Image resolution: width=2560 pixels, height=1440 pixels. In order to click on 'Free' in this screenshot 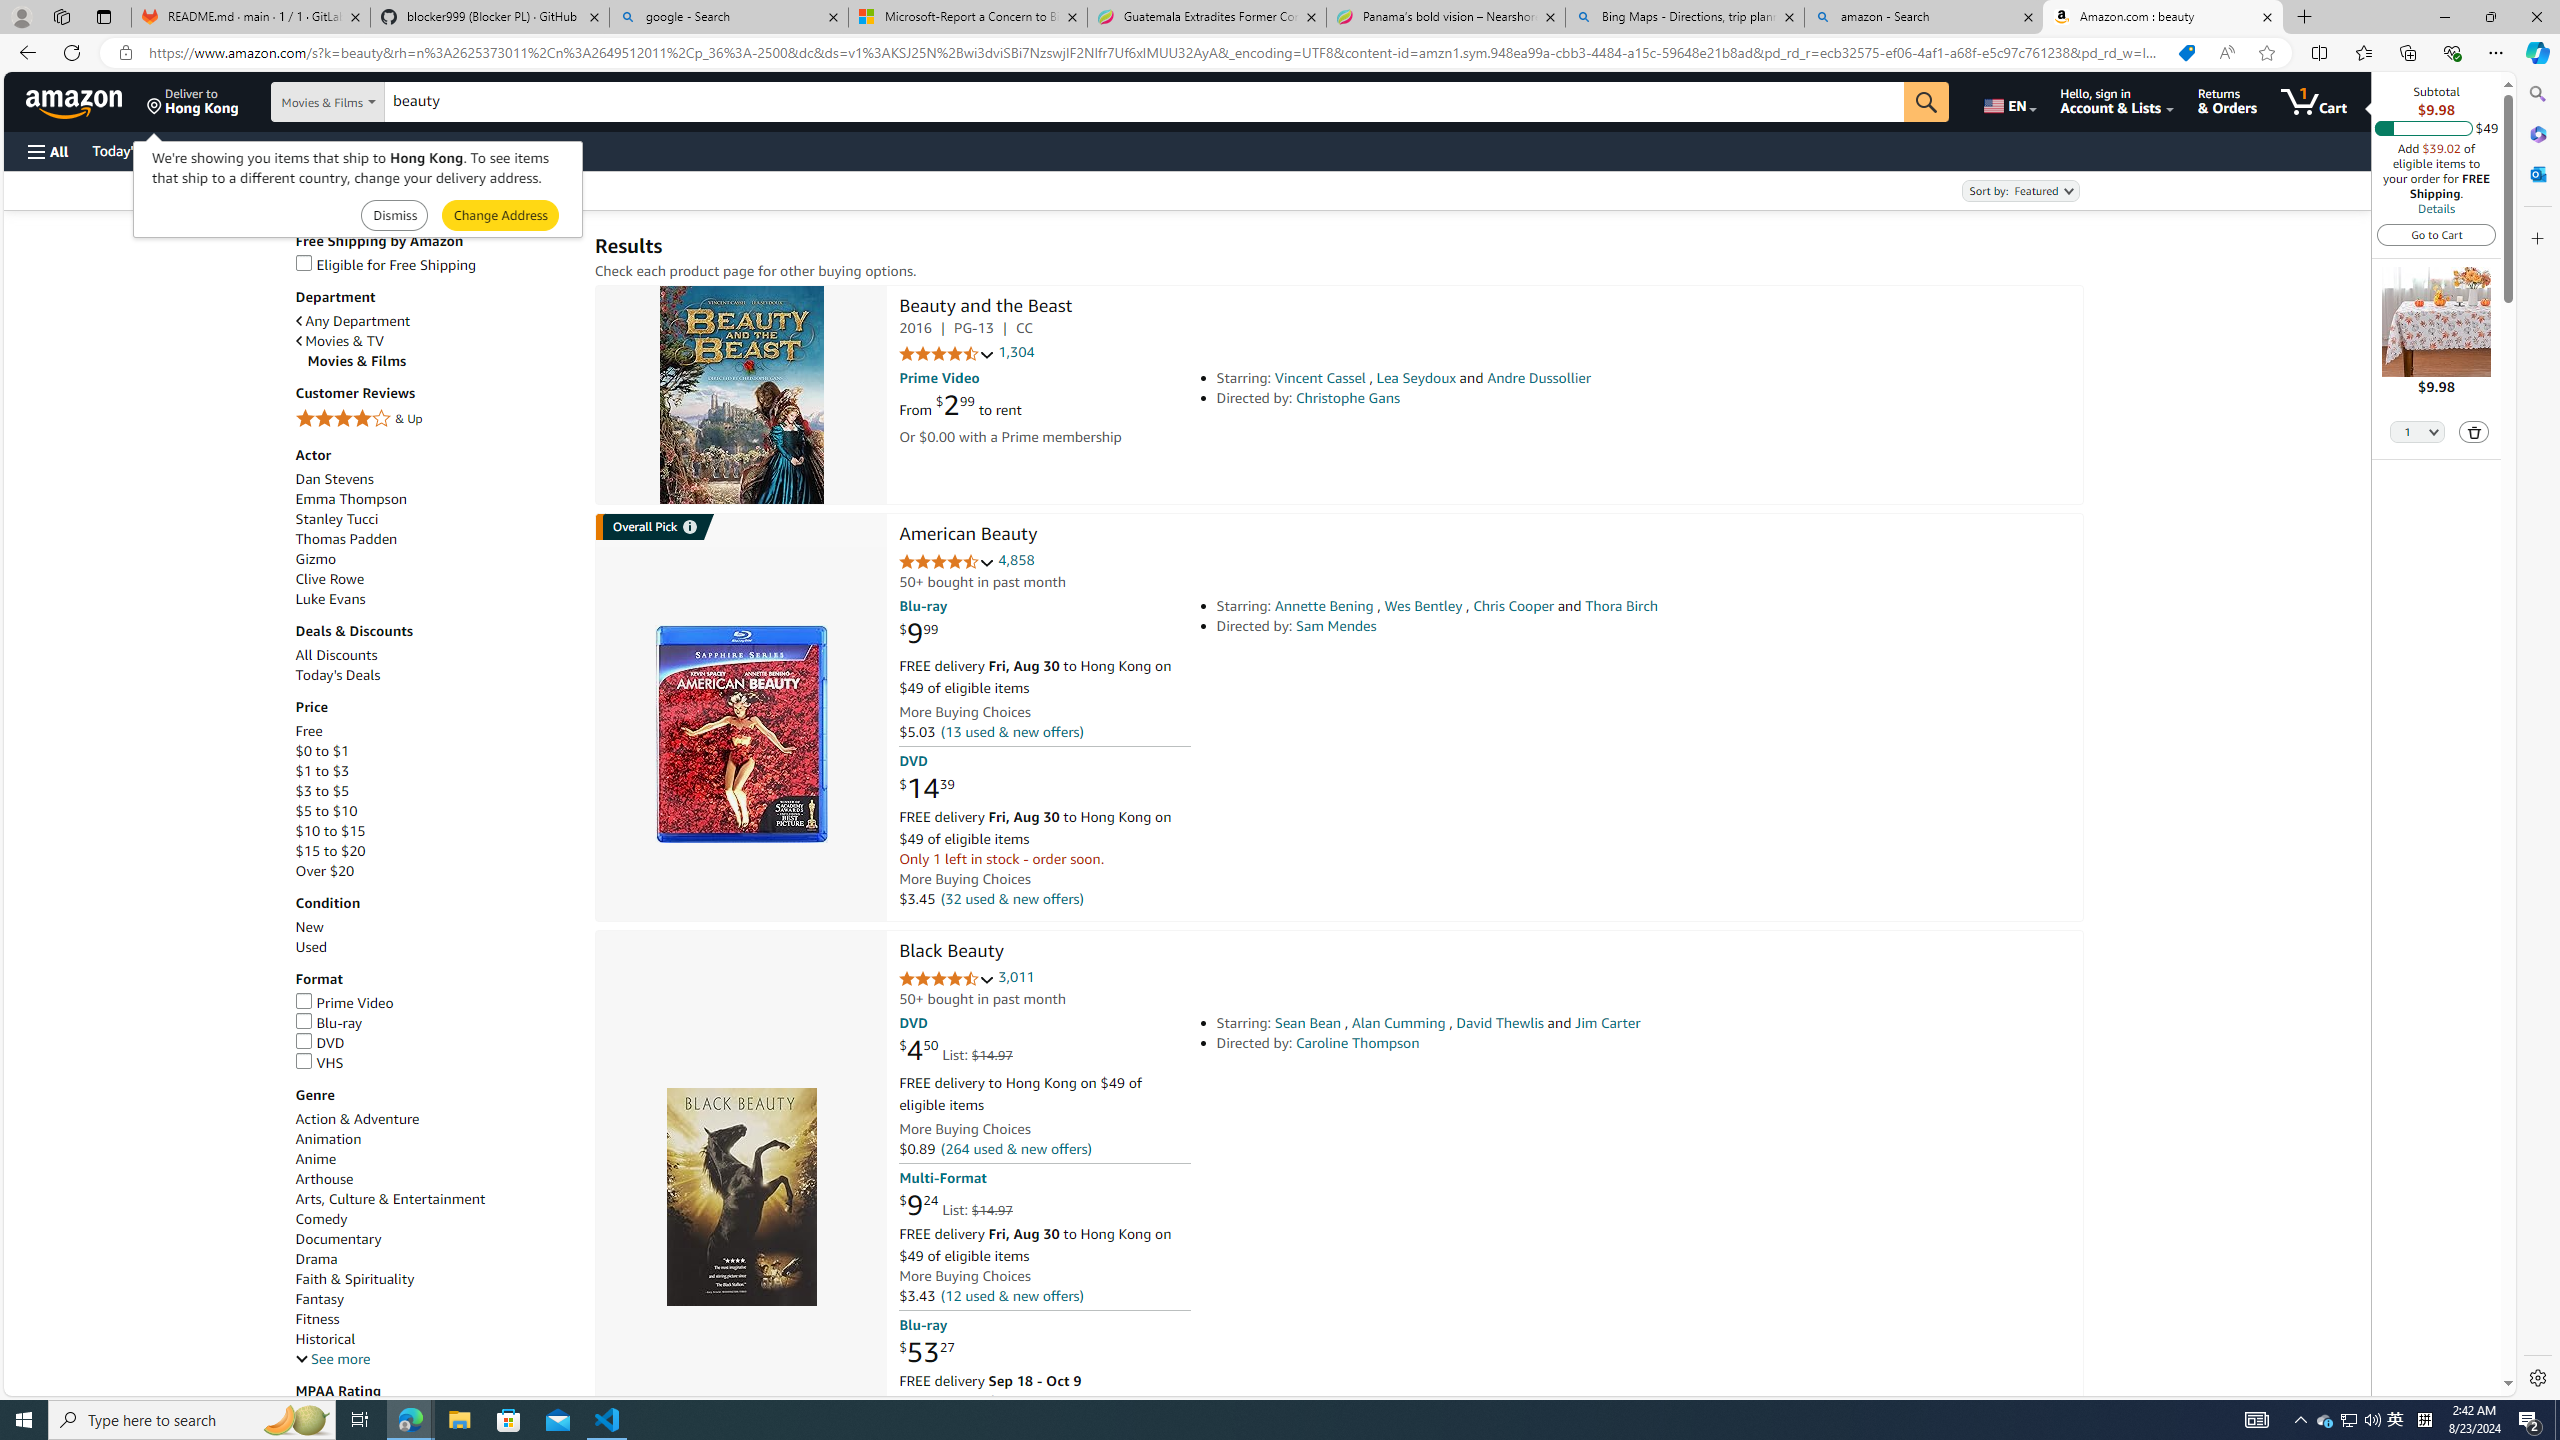, I will do `click(307, 731)`.